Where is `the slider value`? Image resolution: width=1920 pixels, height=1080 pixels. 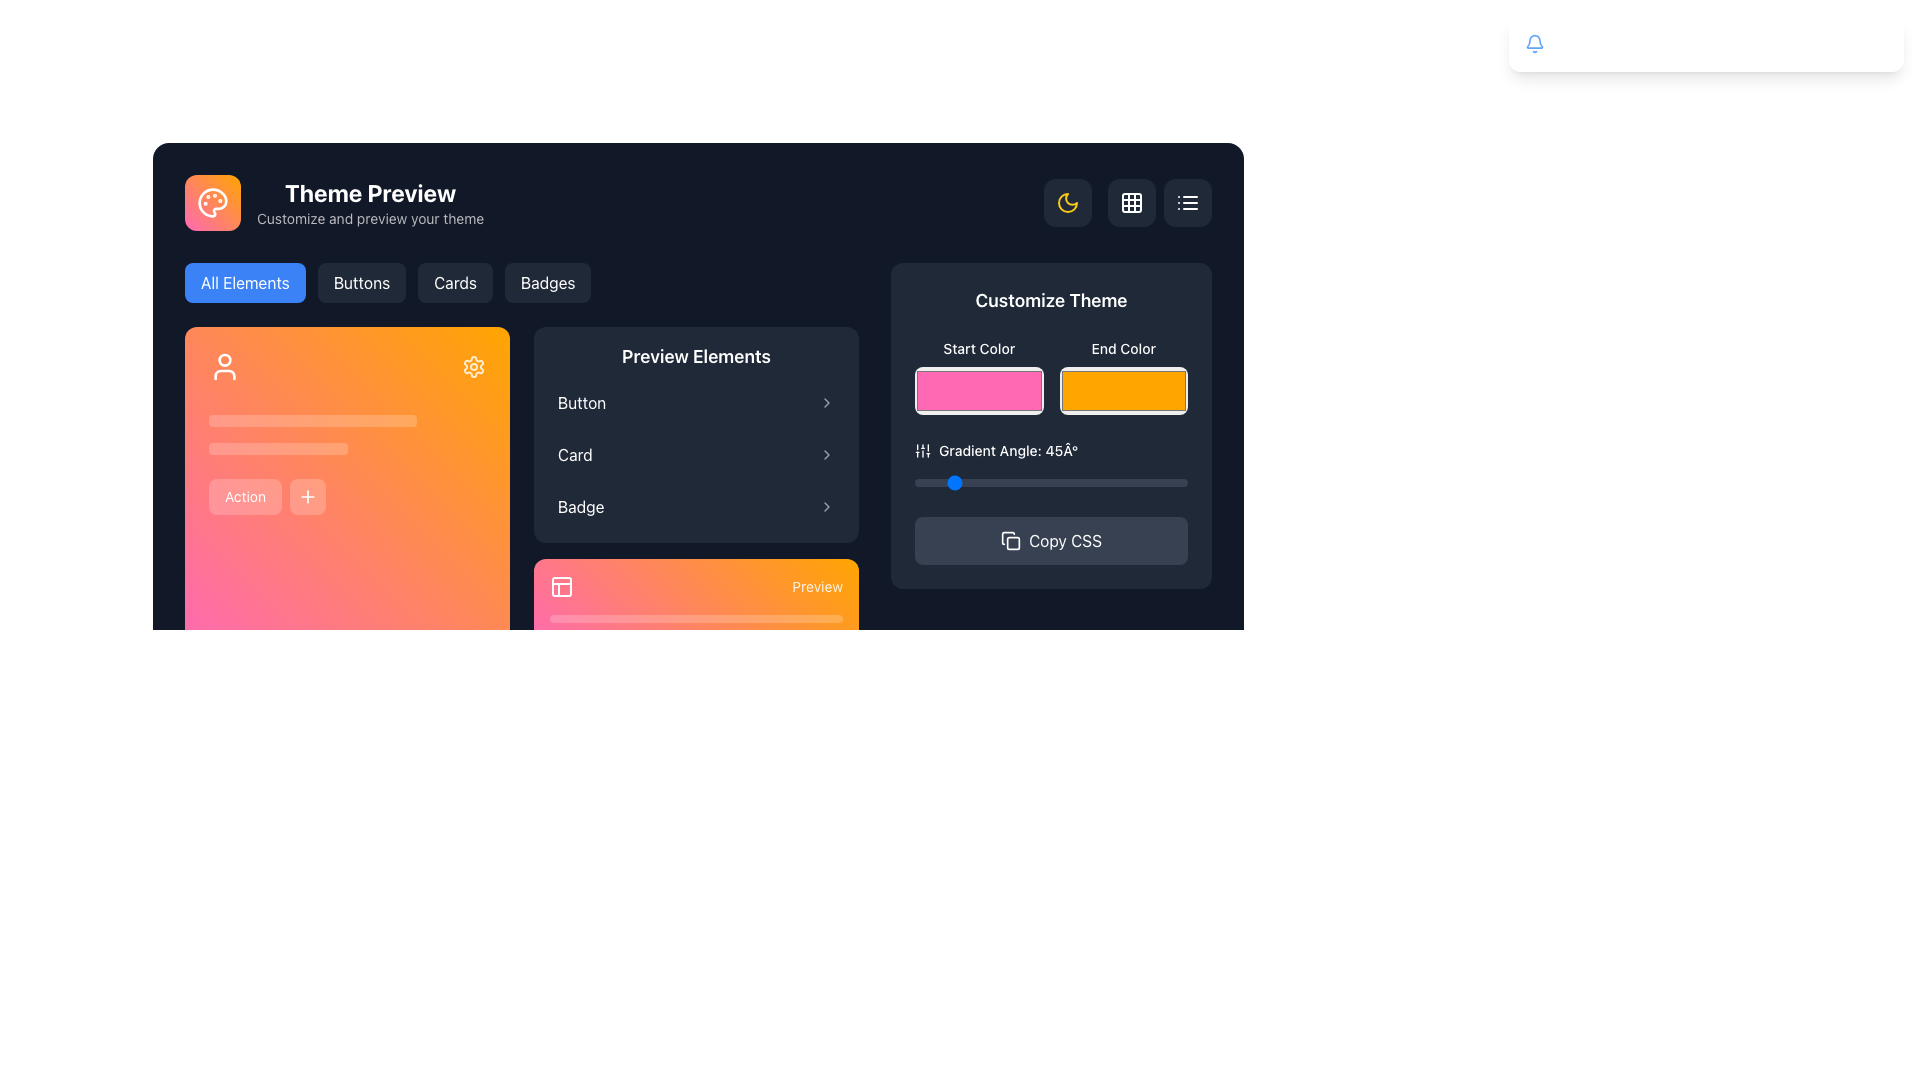 the slider value is located at coordinates (985, 482).